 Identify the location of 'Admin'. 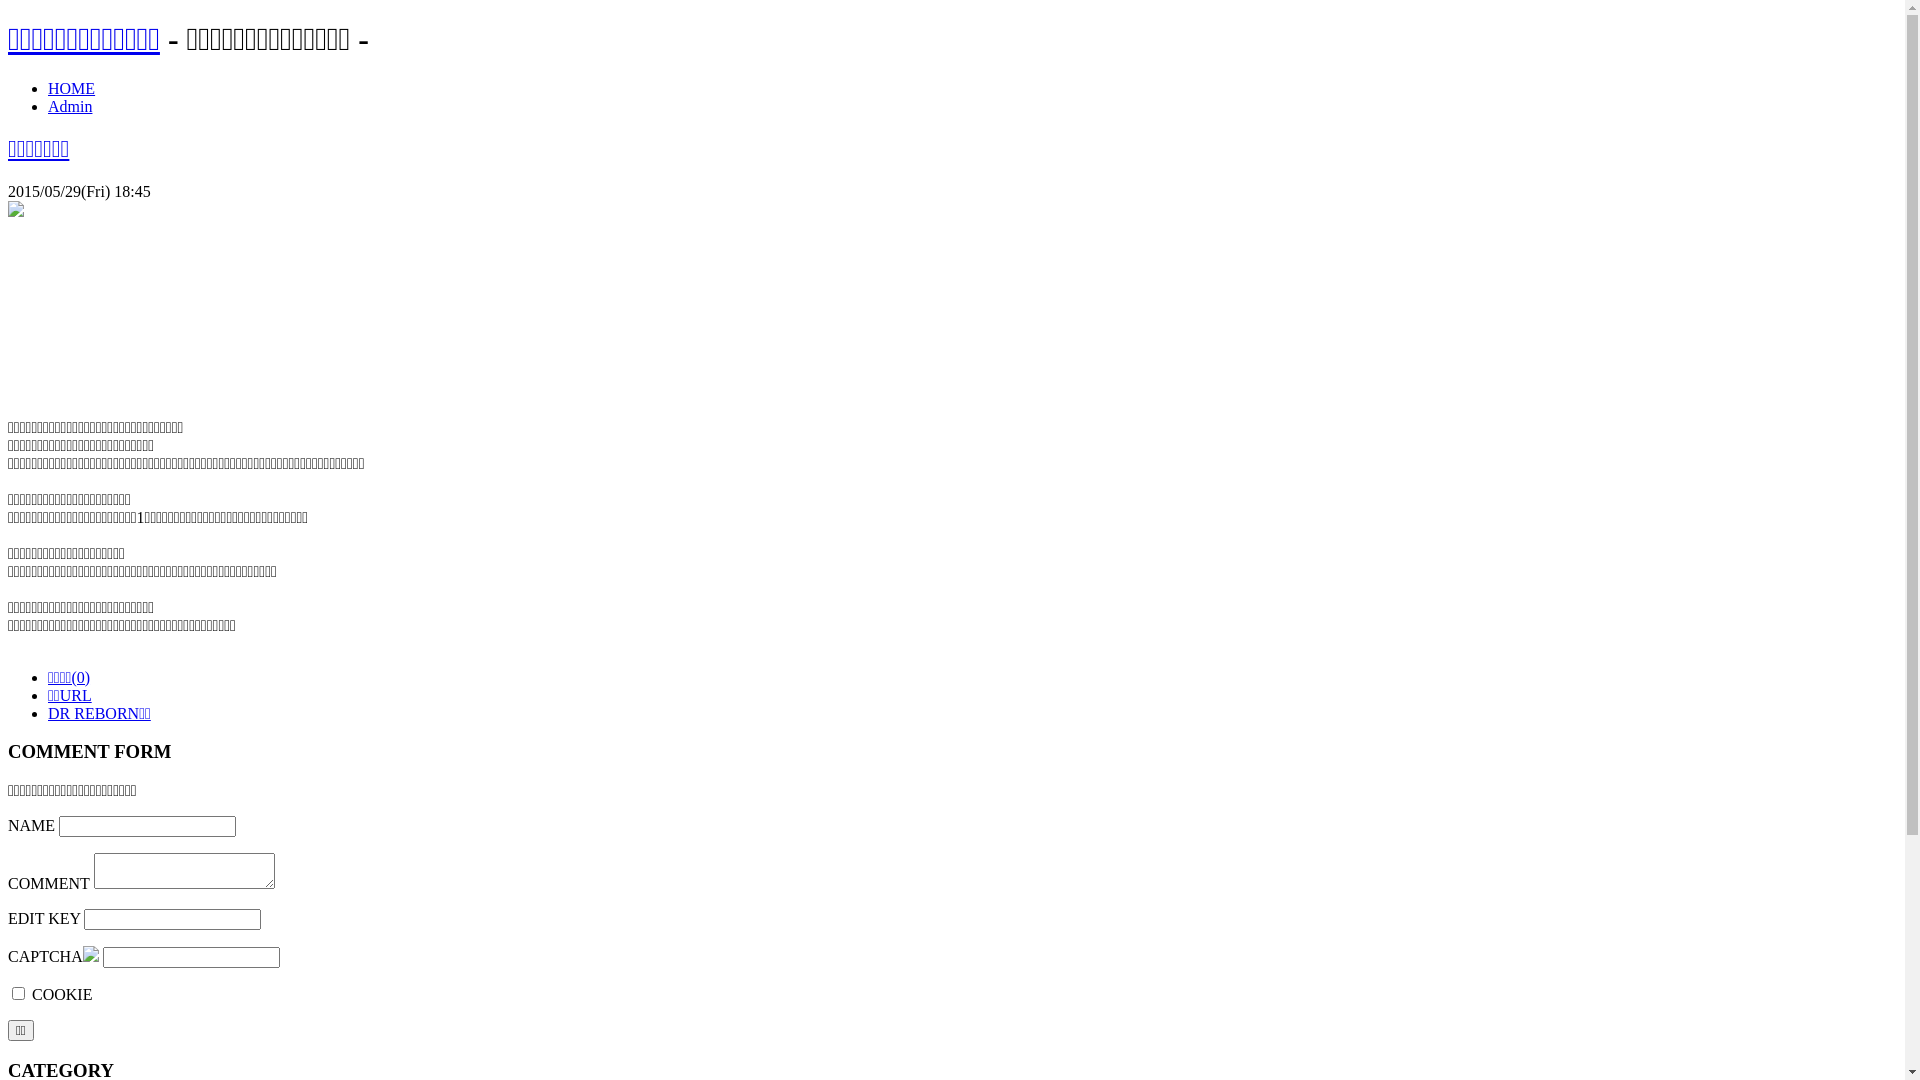
(70, 106).